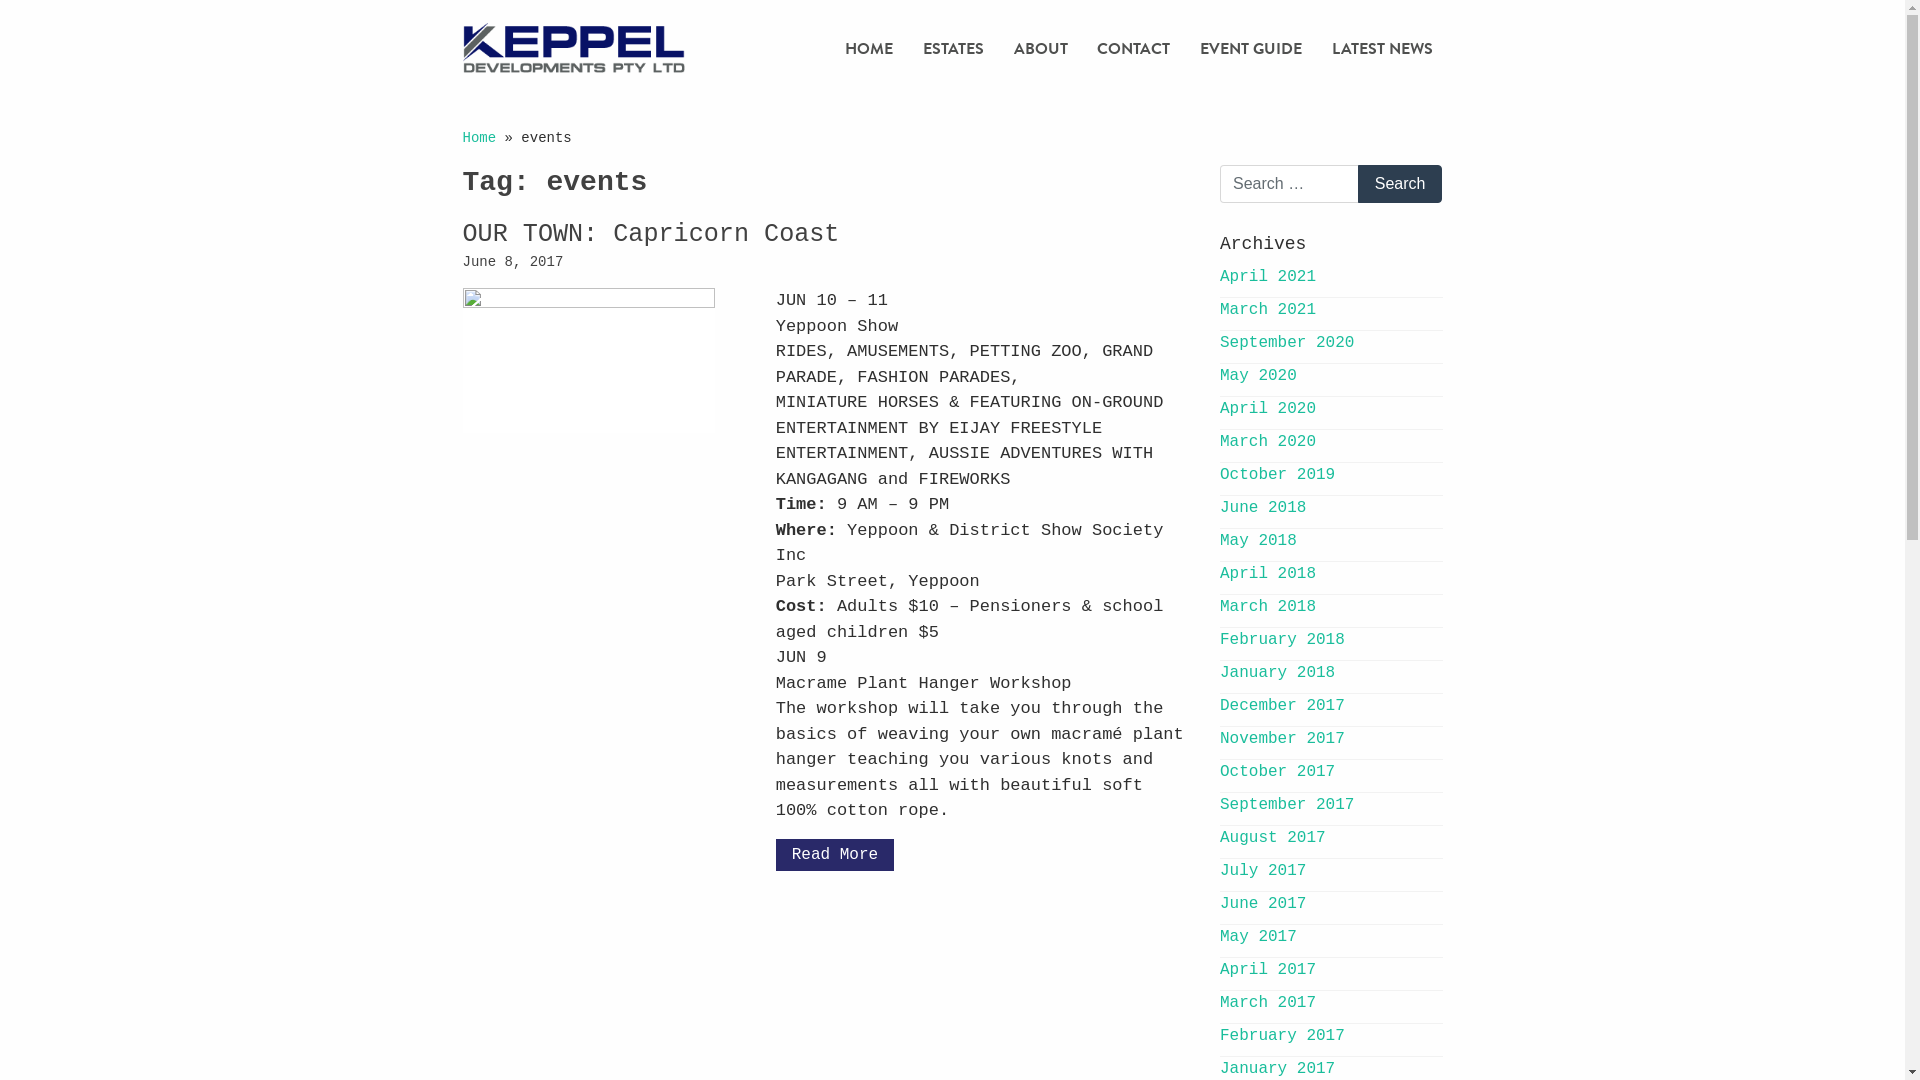  What do you see at coordinates (1286, 342) in the screenshot?
I see `'September 2020'` at bounding box center [1286, 342].